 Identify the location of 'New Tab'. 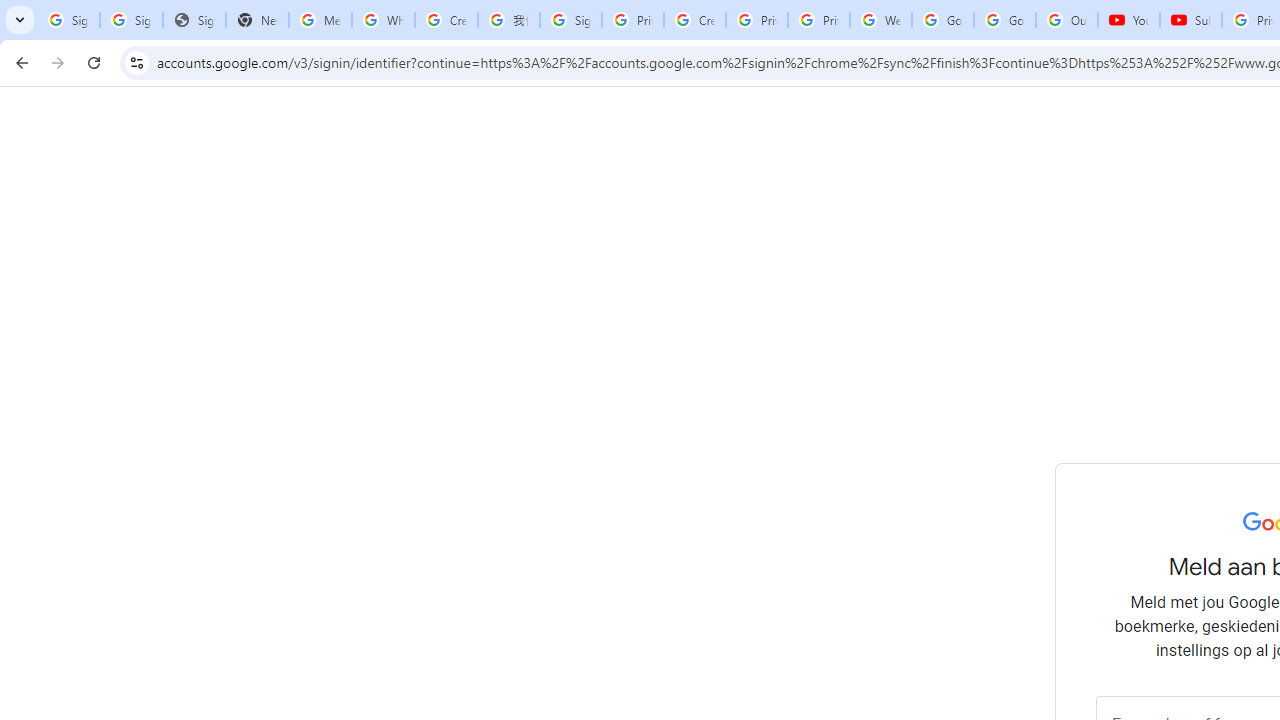
(256, 20).